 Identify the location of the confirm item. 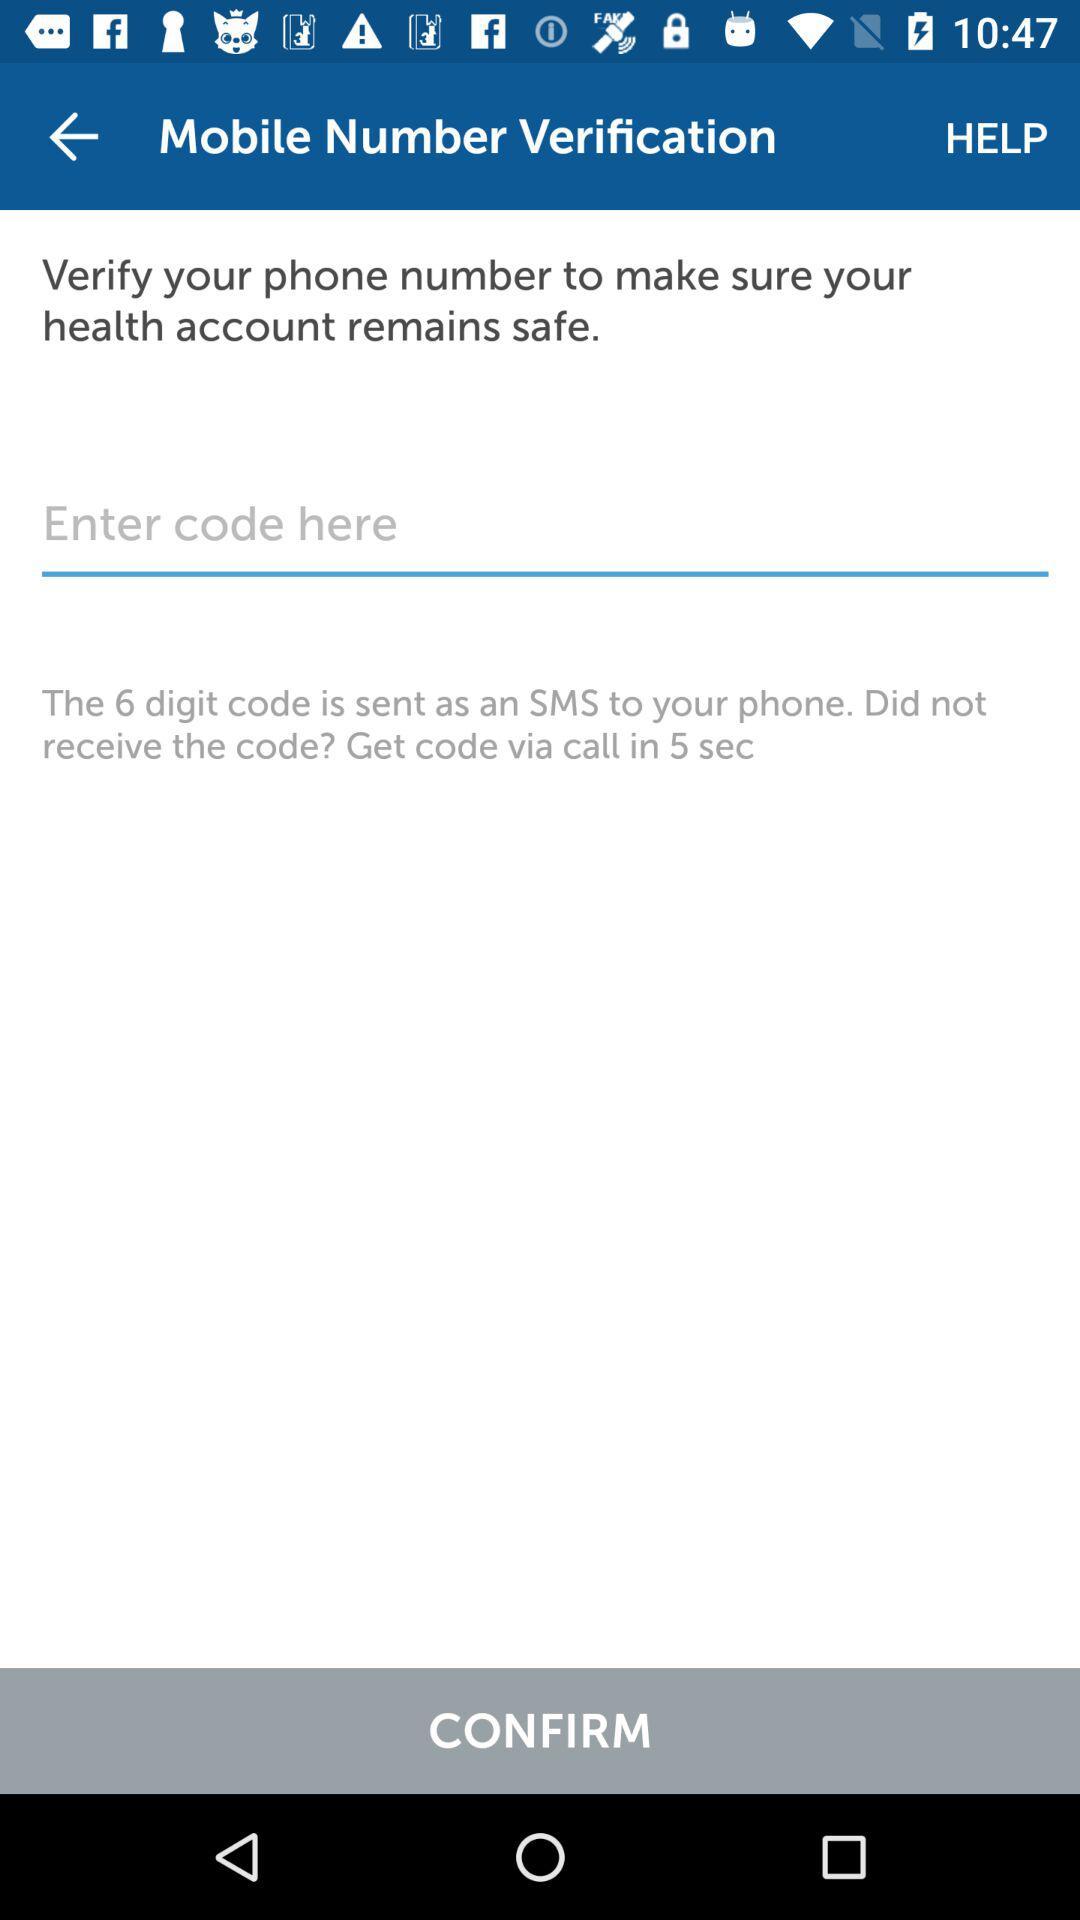
(540, 1730).